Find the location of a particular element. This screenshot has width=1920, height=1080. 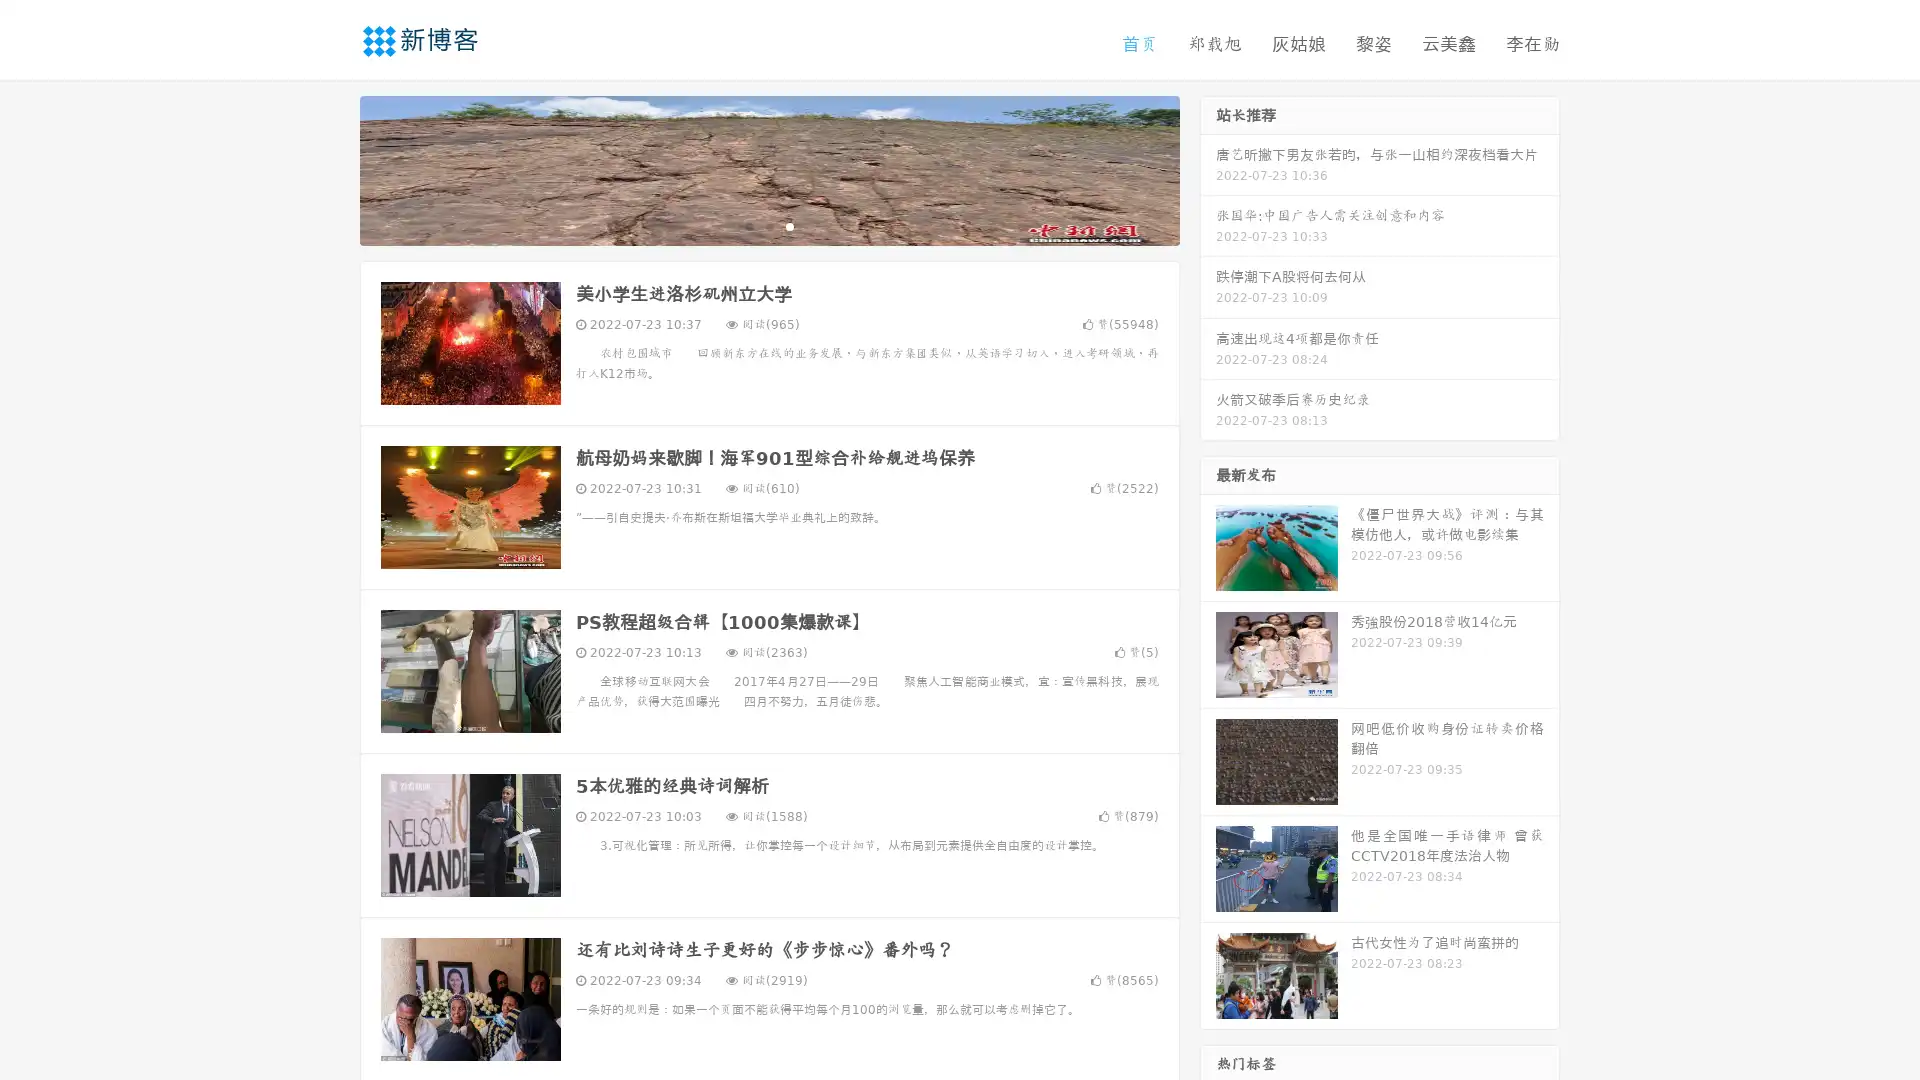

Next slide is located at coordinates (1208, 168).